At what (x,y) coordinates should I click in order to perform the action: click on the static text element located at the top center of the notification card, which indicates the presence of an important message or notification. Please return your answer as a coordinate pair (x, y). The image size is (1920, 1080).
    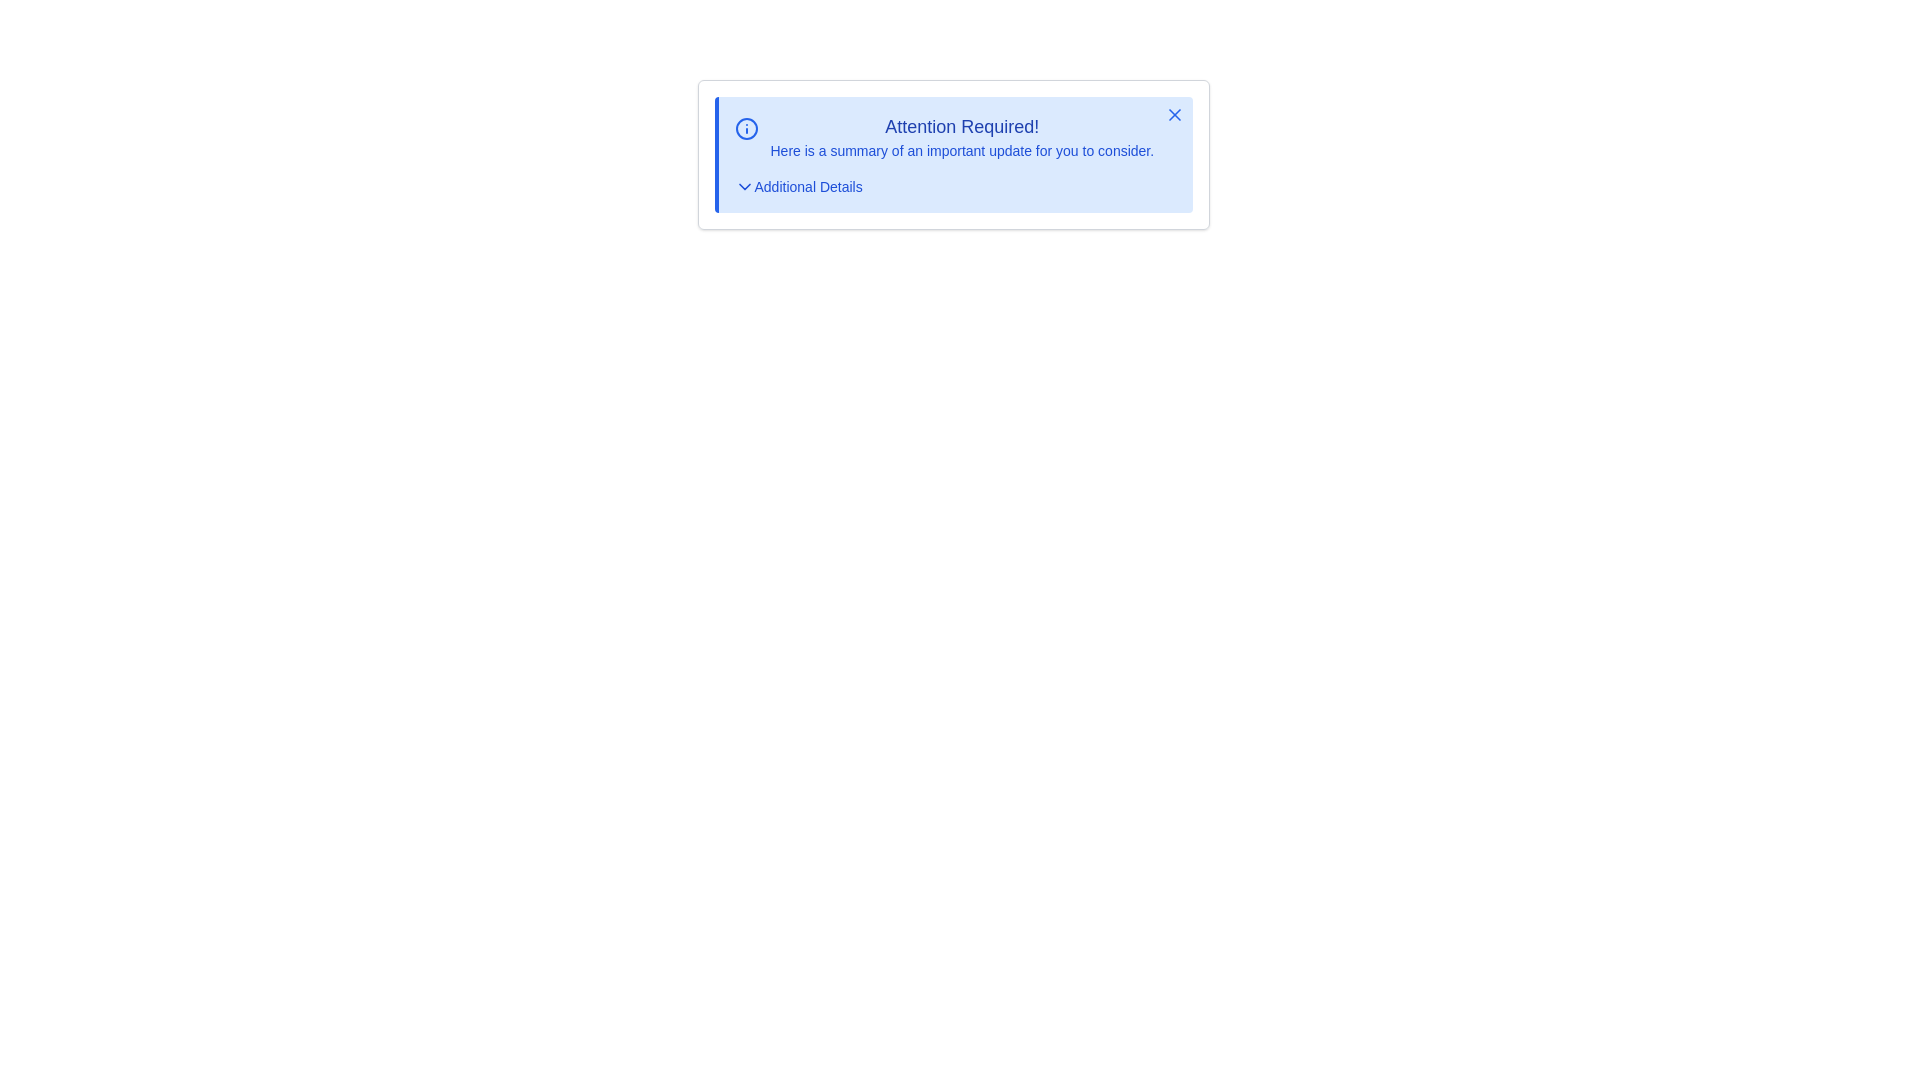
    Looking at the image, I should click on (962, 127).